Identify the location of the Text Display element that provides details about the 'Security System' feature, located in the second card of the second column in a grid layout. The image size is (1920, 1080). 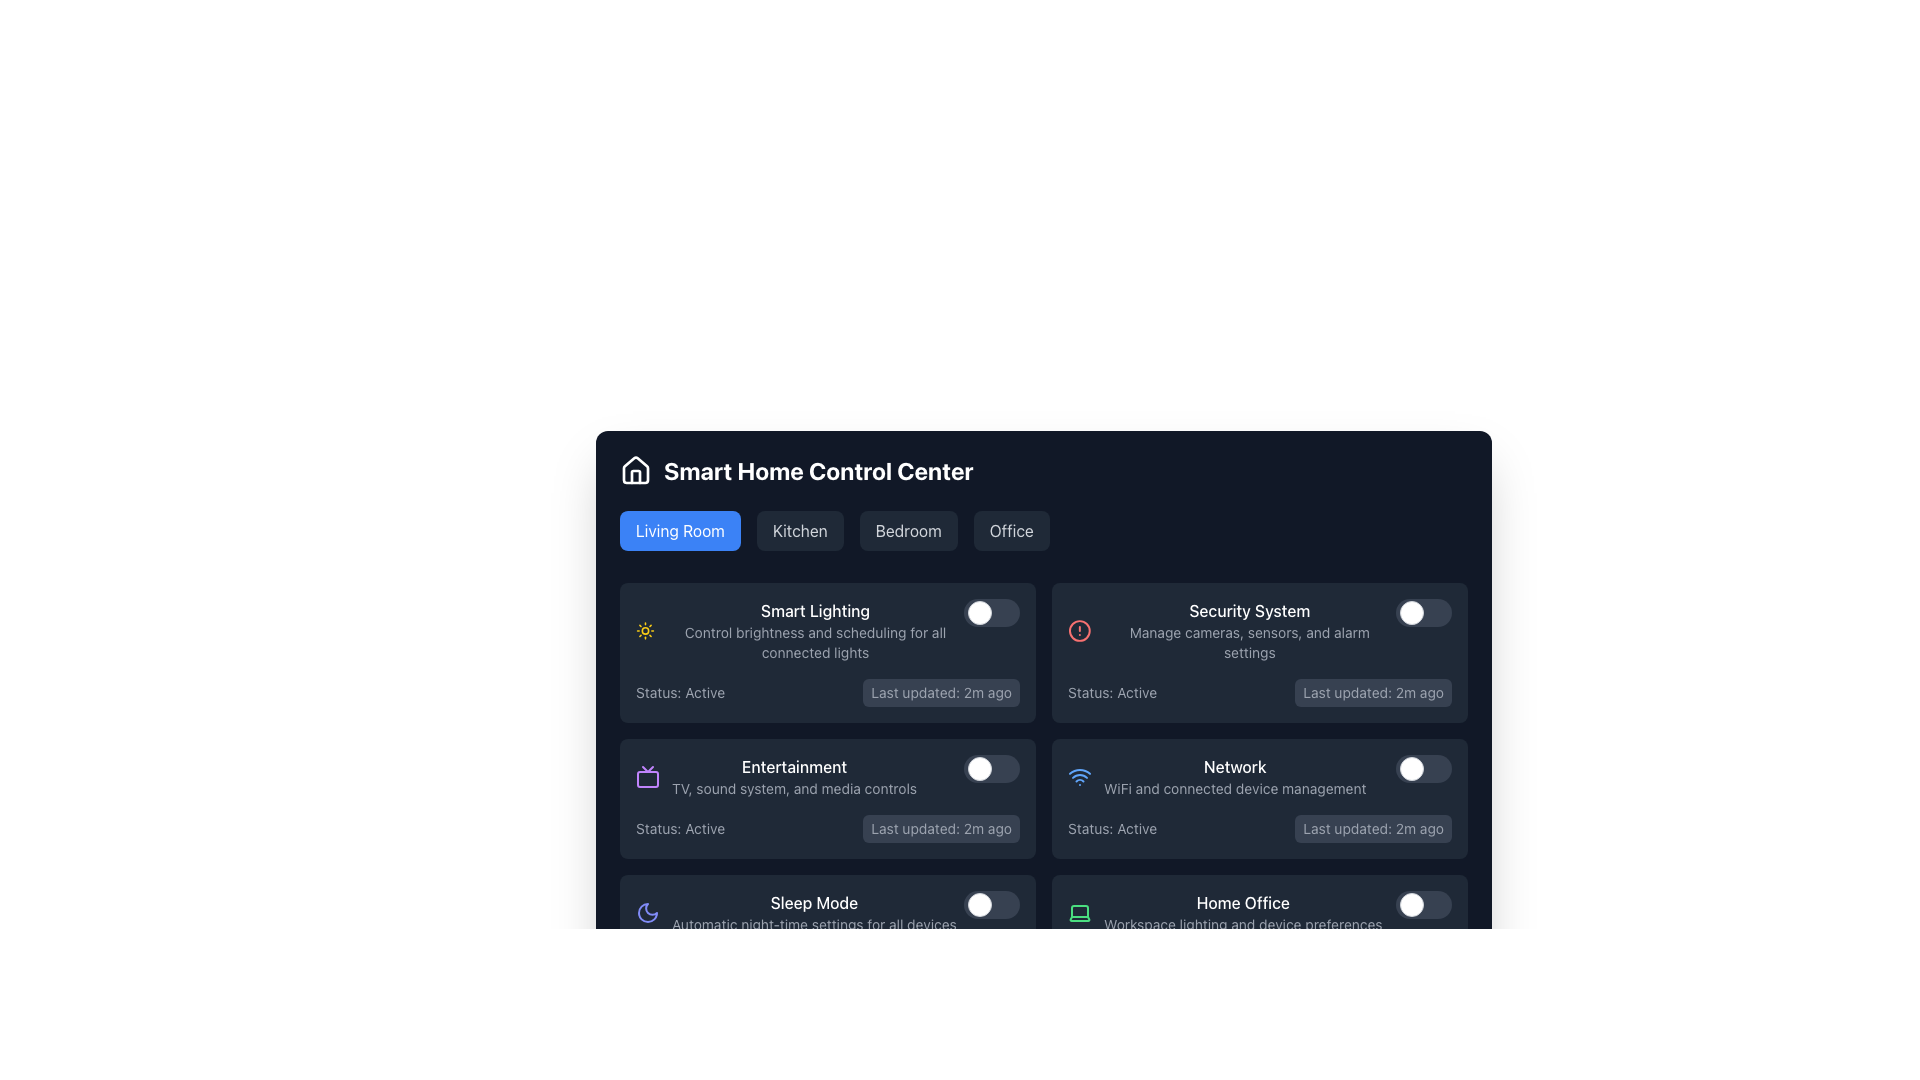
(1248, 631).